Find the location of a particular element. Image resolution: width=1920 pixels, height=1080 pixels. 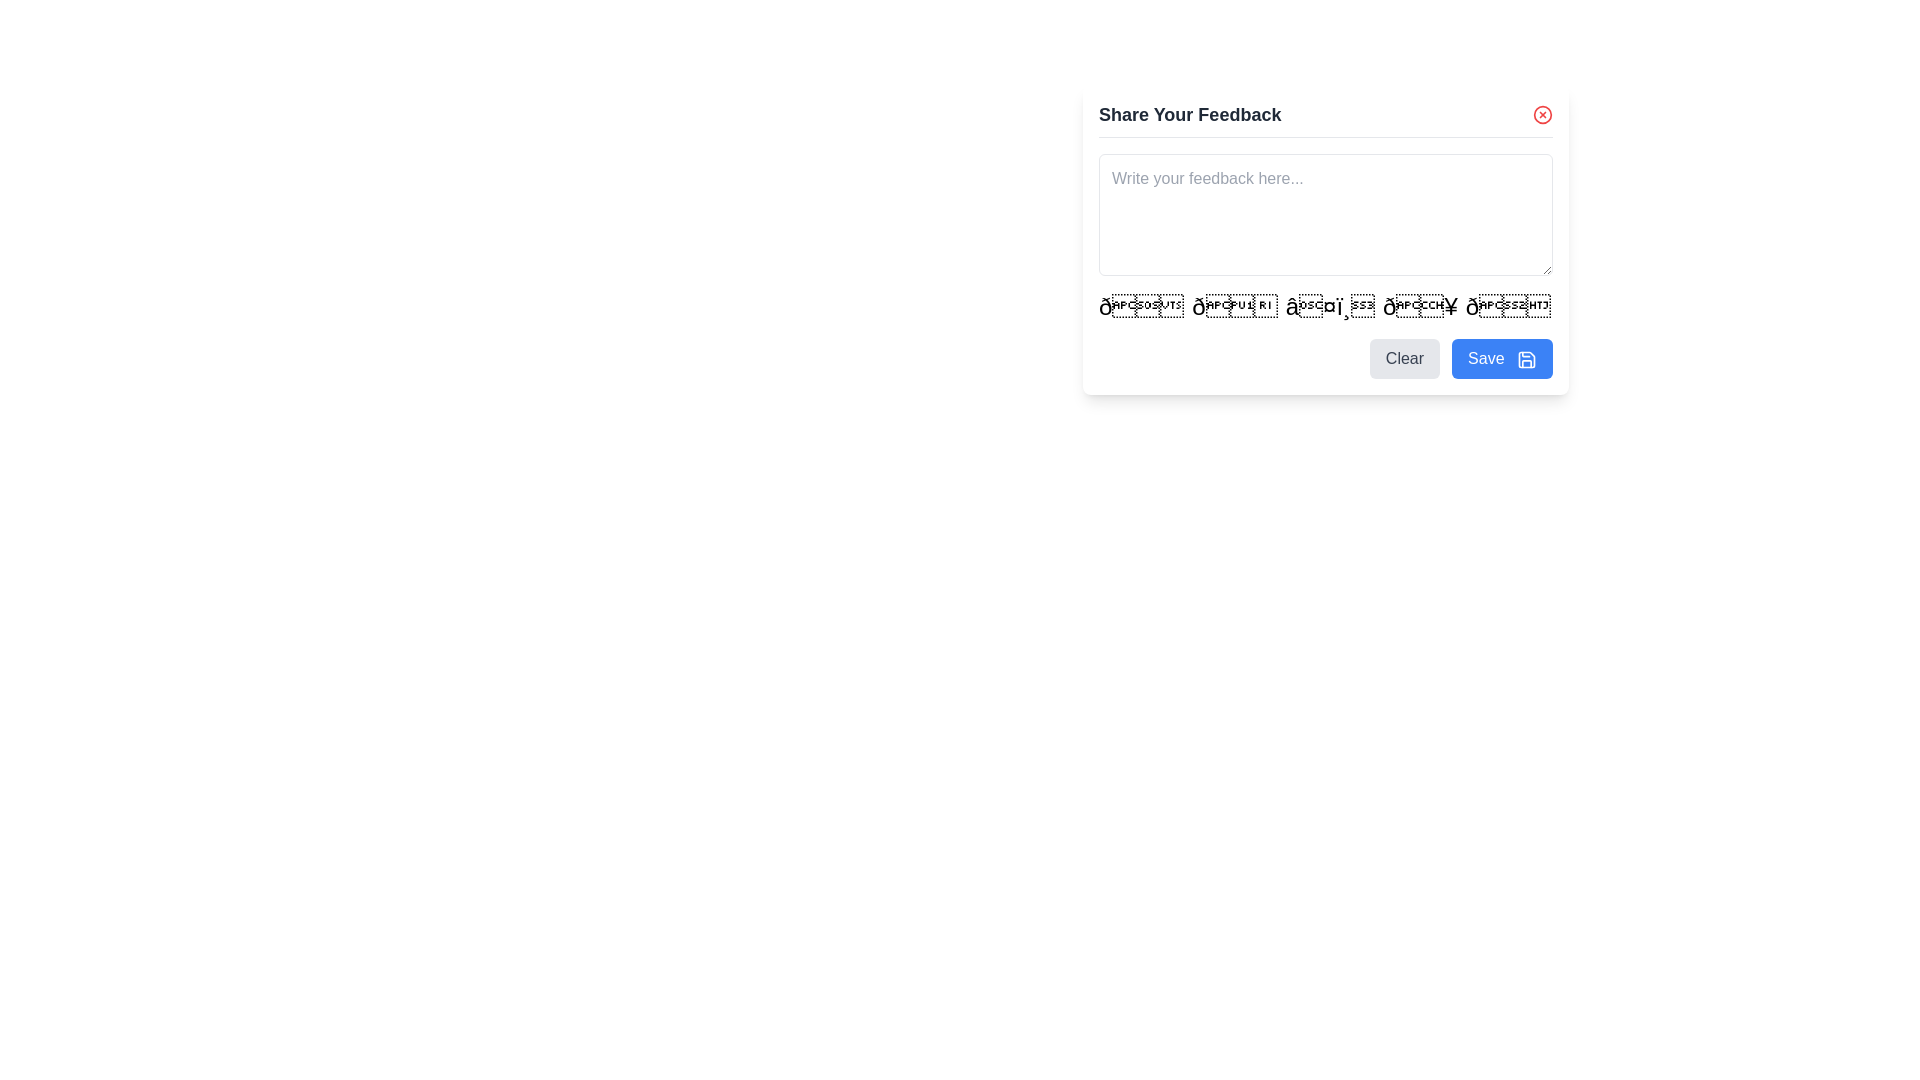

the Circle component within the SVG icon located at the top-right corner of the interface is located at coordinates (1541, 115).